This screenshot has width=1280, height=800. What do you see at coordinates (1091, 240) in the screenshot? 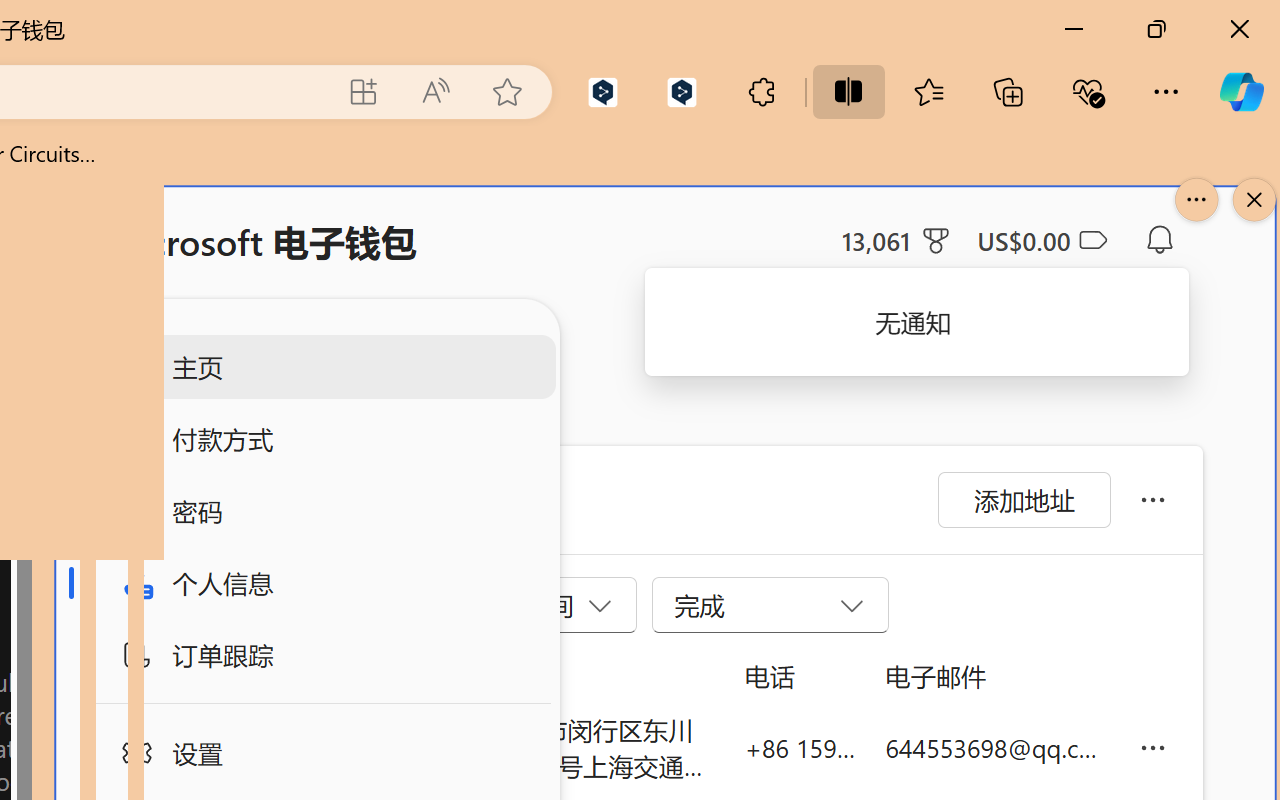
I see `'Class: ___1lmltc5 f1agt3bx f12qytpq'` at bounding box center [1091, 240].